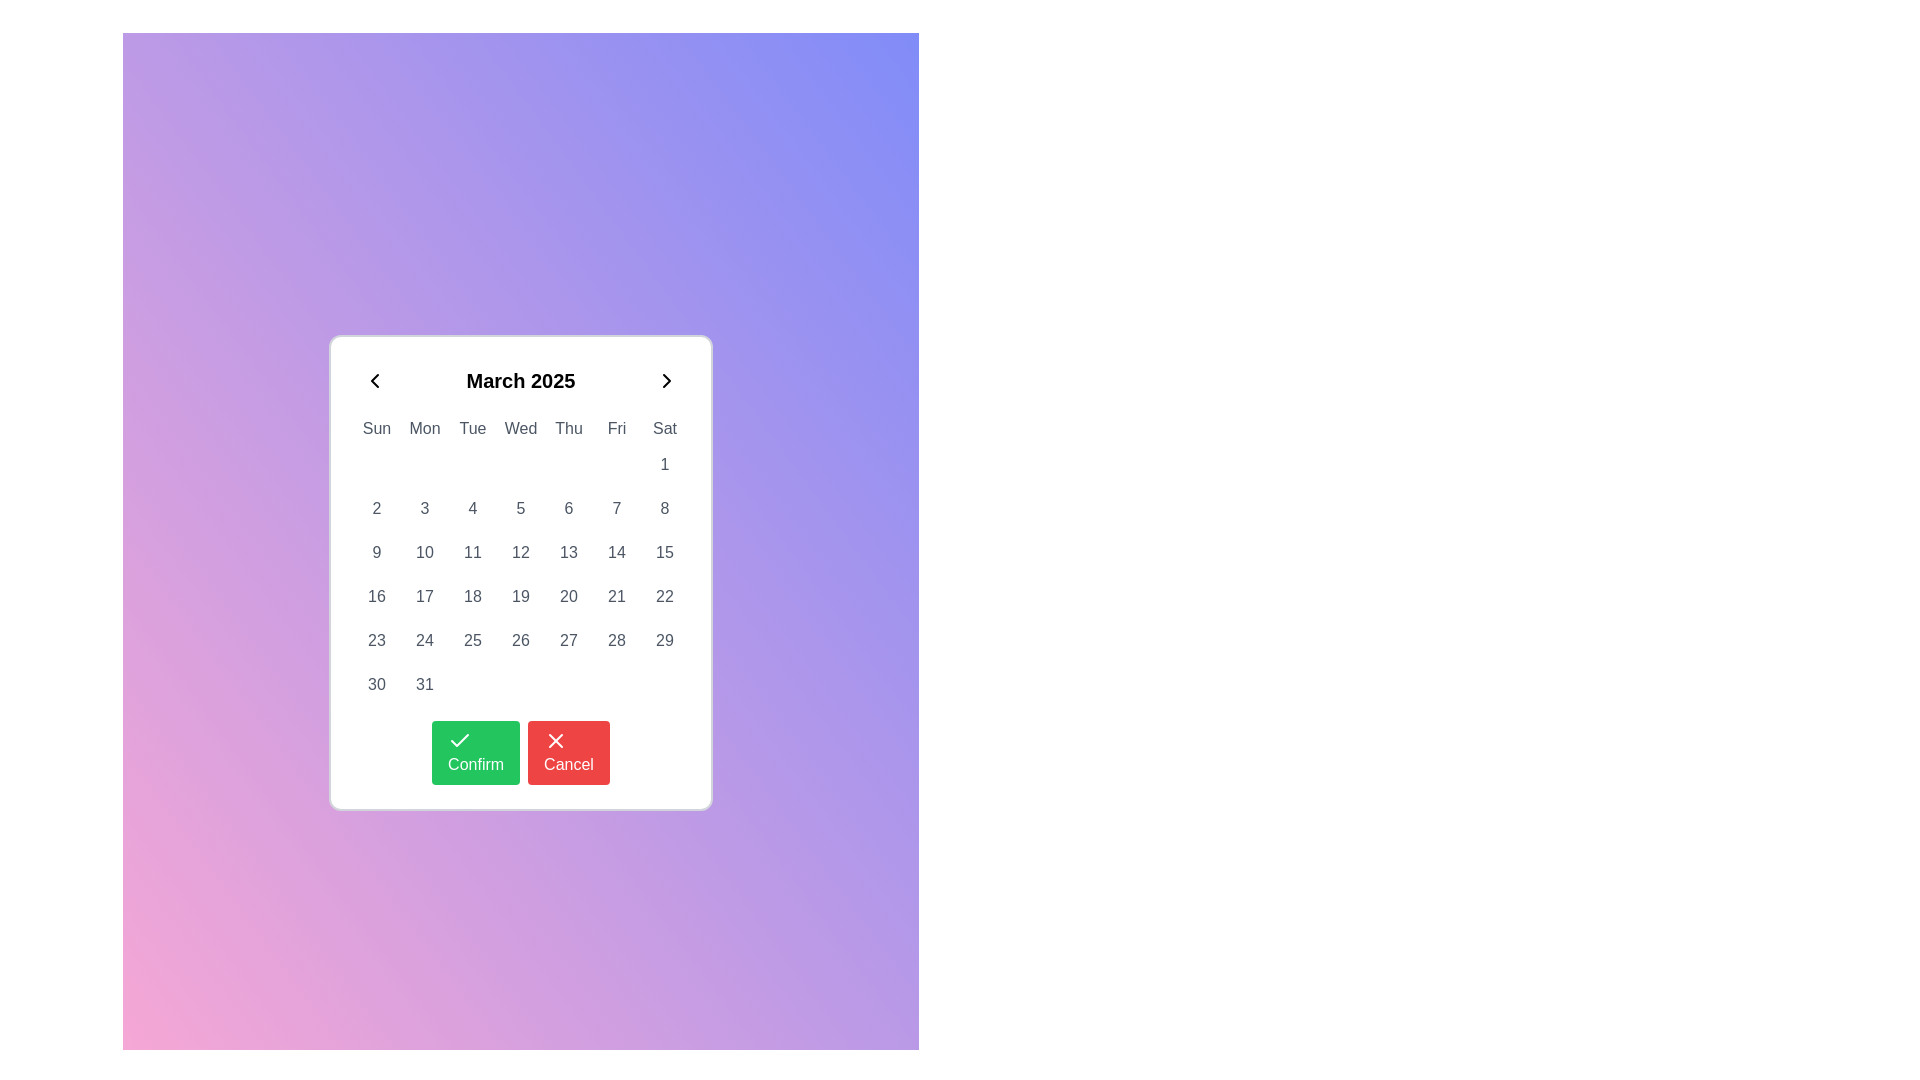  What do you see at coordinates (556, 740) in the screenshot?
I see `the 'Cancel' button icon located at the bottom right corner of the calendar interface` at bounding box center [556, 740].